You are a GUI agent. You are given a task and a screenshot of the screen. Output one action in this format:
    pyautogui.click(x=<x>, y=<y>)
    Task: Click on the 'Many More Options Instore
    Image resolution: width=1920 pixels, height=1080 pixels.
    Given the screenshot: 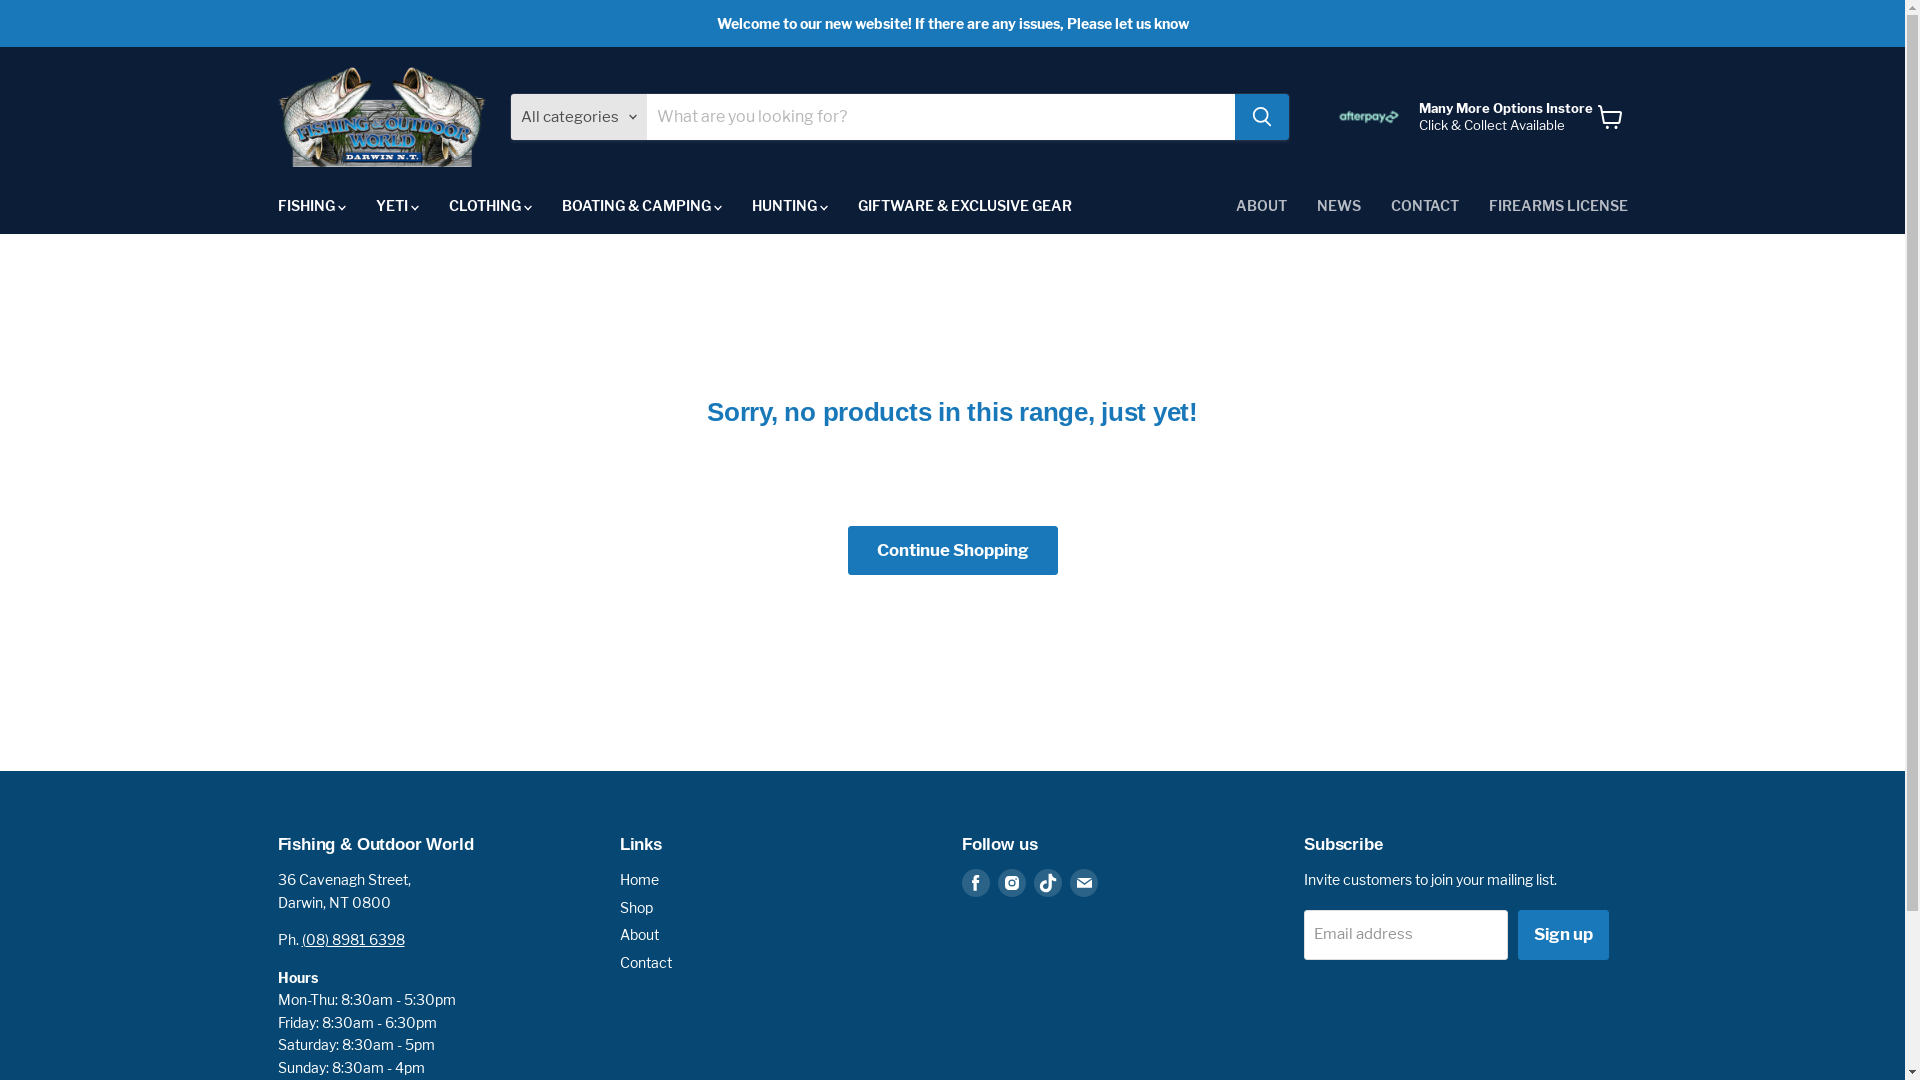 What is the action you would take?
    pyautogui.click(x=1459, y=116)
    